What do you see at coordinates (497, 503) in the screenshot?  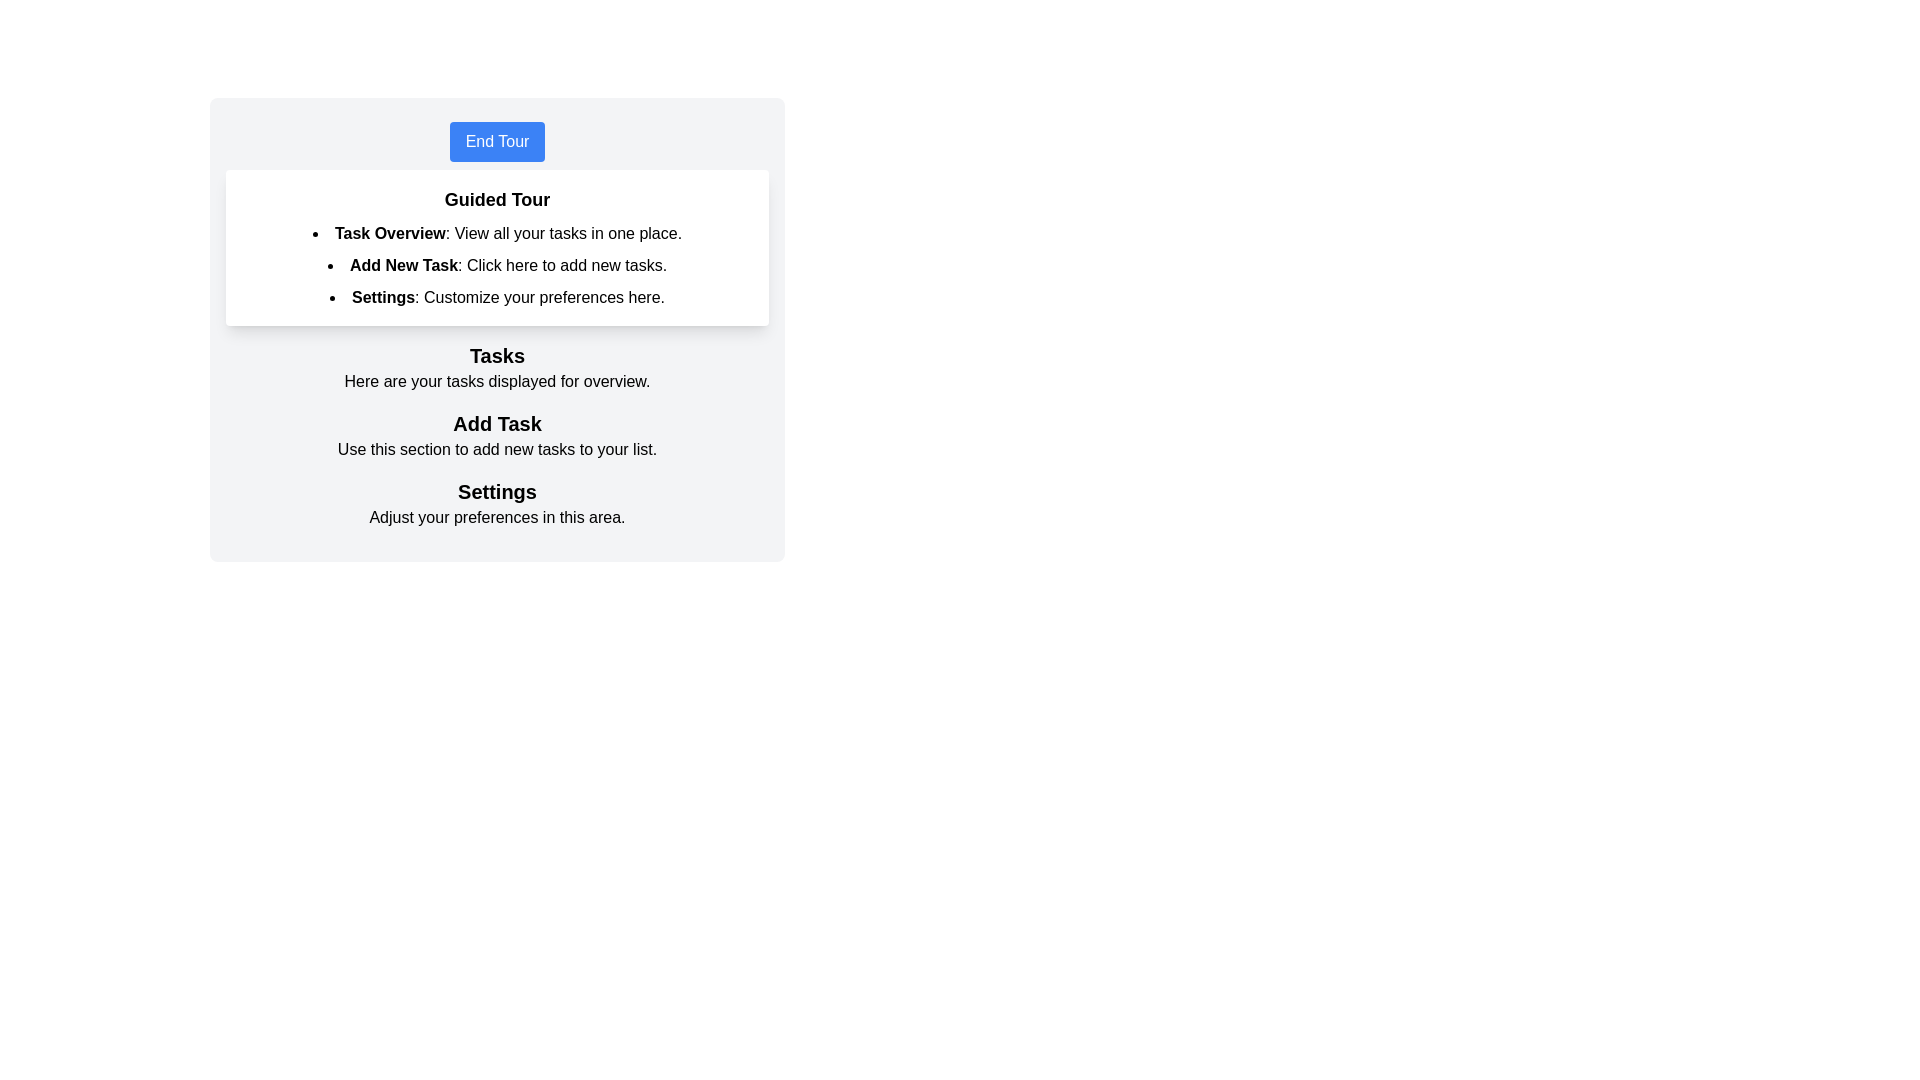 I see `the static text section that provides information about adjusting settings, located below the 'Add Task' section` at bounding box center [497, 503].